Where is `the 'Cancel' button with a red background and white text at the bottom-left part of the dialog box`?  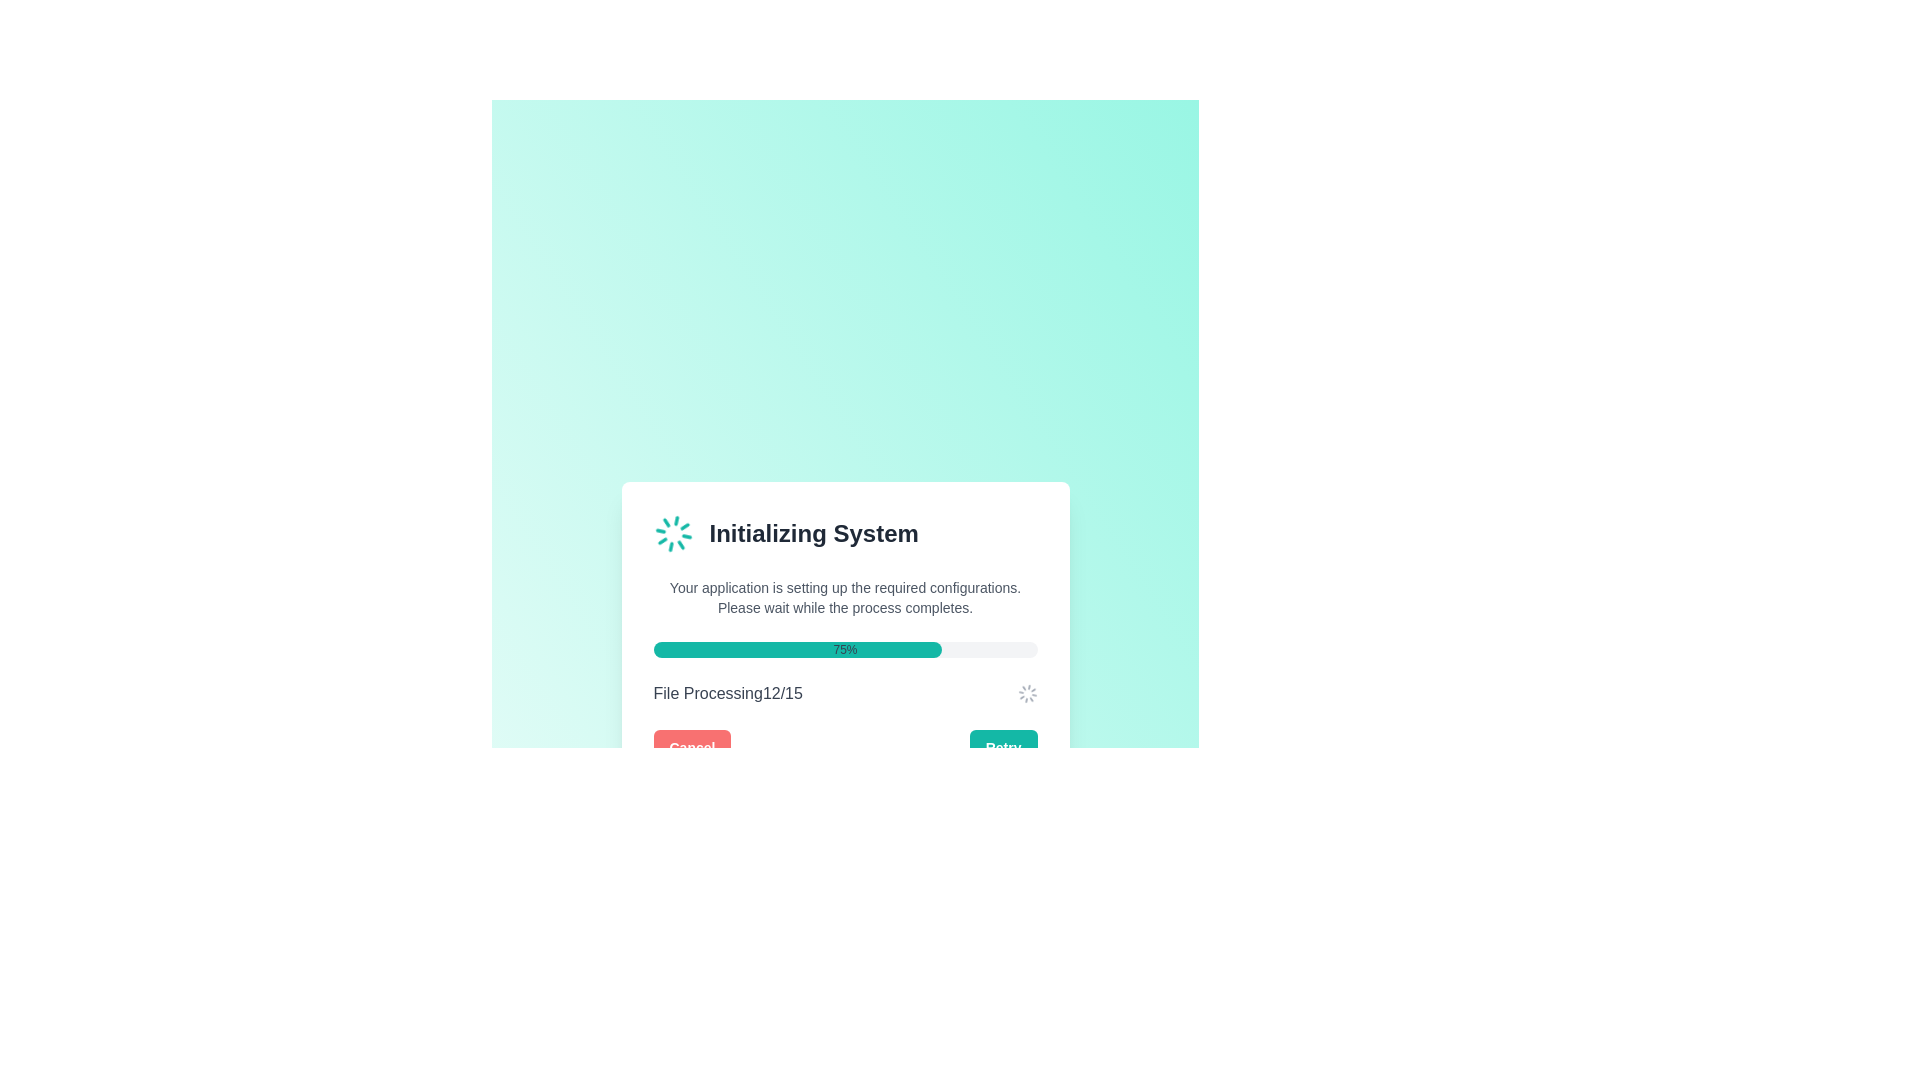
the 'Cancel' button with a red background and white text at the bottom-left part of the dialog box is located at coordinates (692, 748).